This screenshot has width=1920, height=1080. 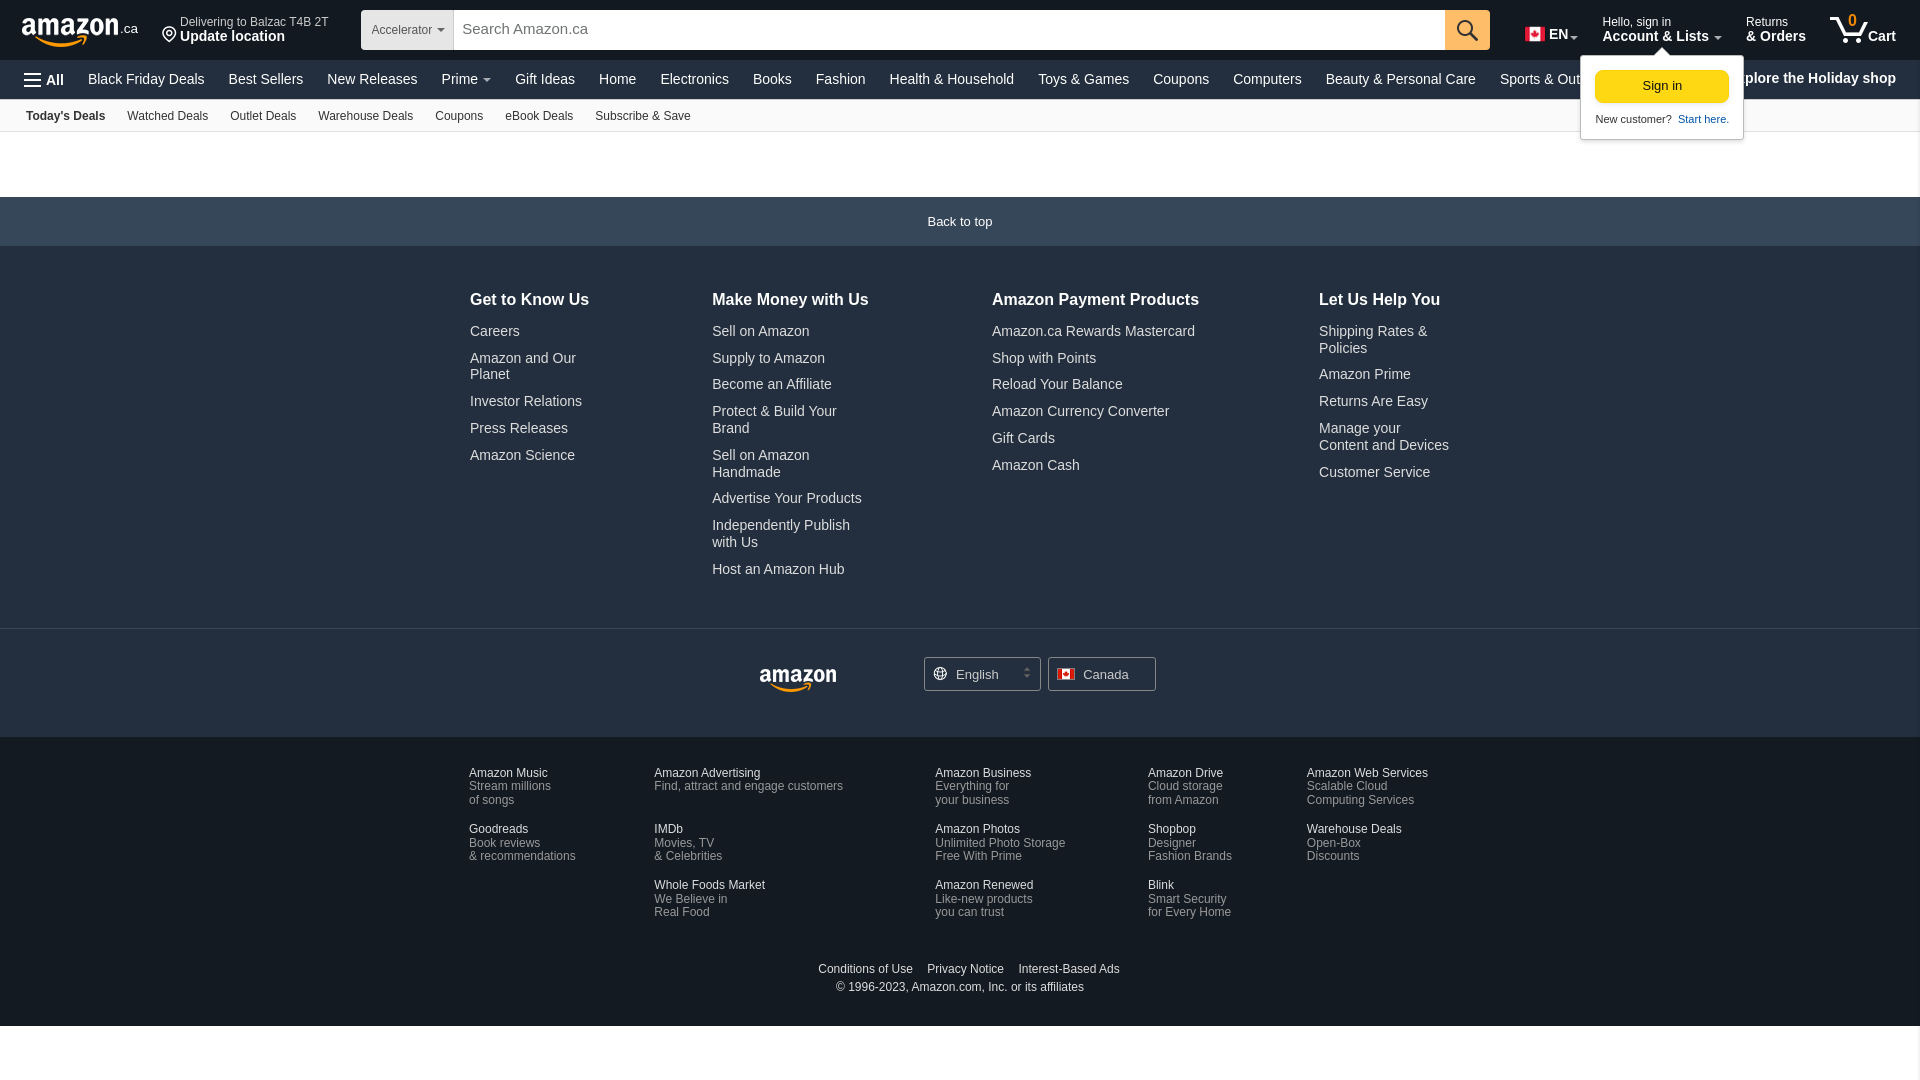 I want to click on 'Manage your Content and Devices', so click(x=1319, y=435).